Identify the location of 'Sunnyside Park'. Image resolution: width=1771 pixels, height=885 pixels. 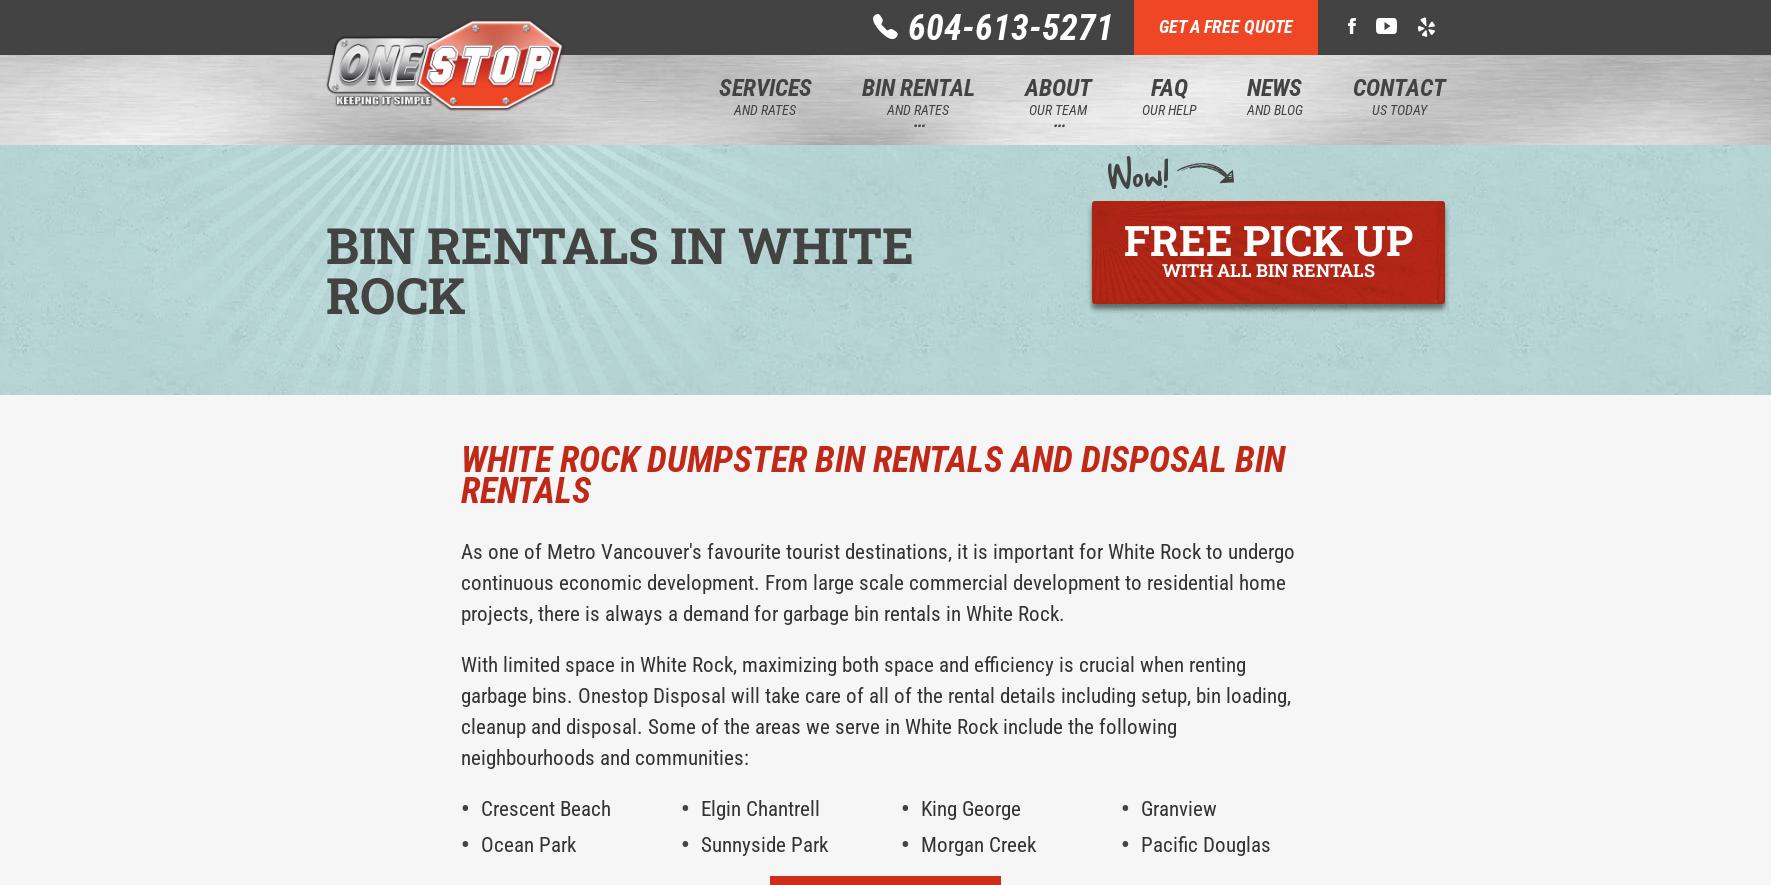
(762, 844).